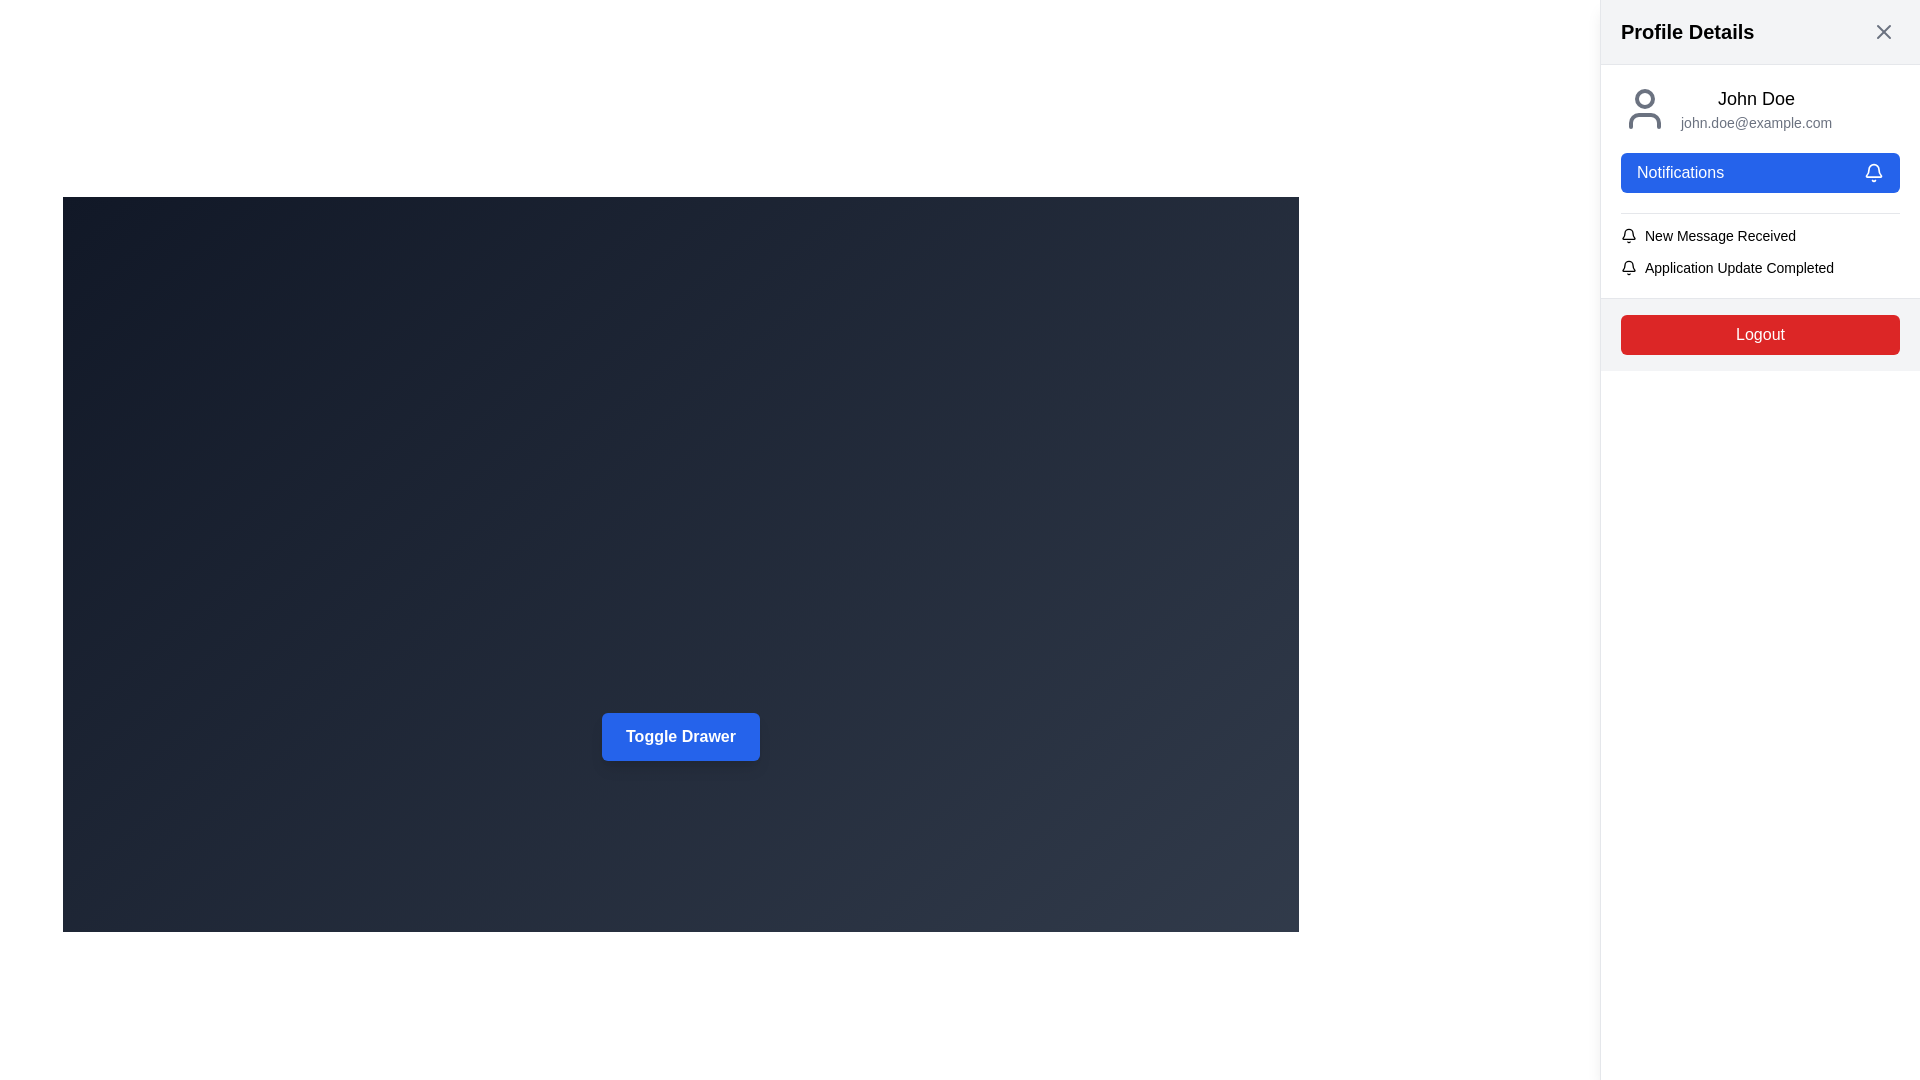  Describe the element at coordinates (1882, 31) in the screenshot. I see `the close icon button styled as a gray 'X' located in the top-right corner of the 'Profile Details' header` at that location.